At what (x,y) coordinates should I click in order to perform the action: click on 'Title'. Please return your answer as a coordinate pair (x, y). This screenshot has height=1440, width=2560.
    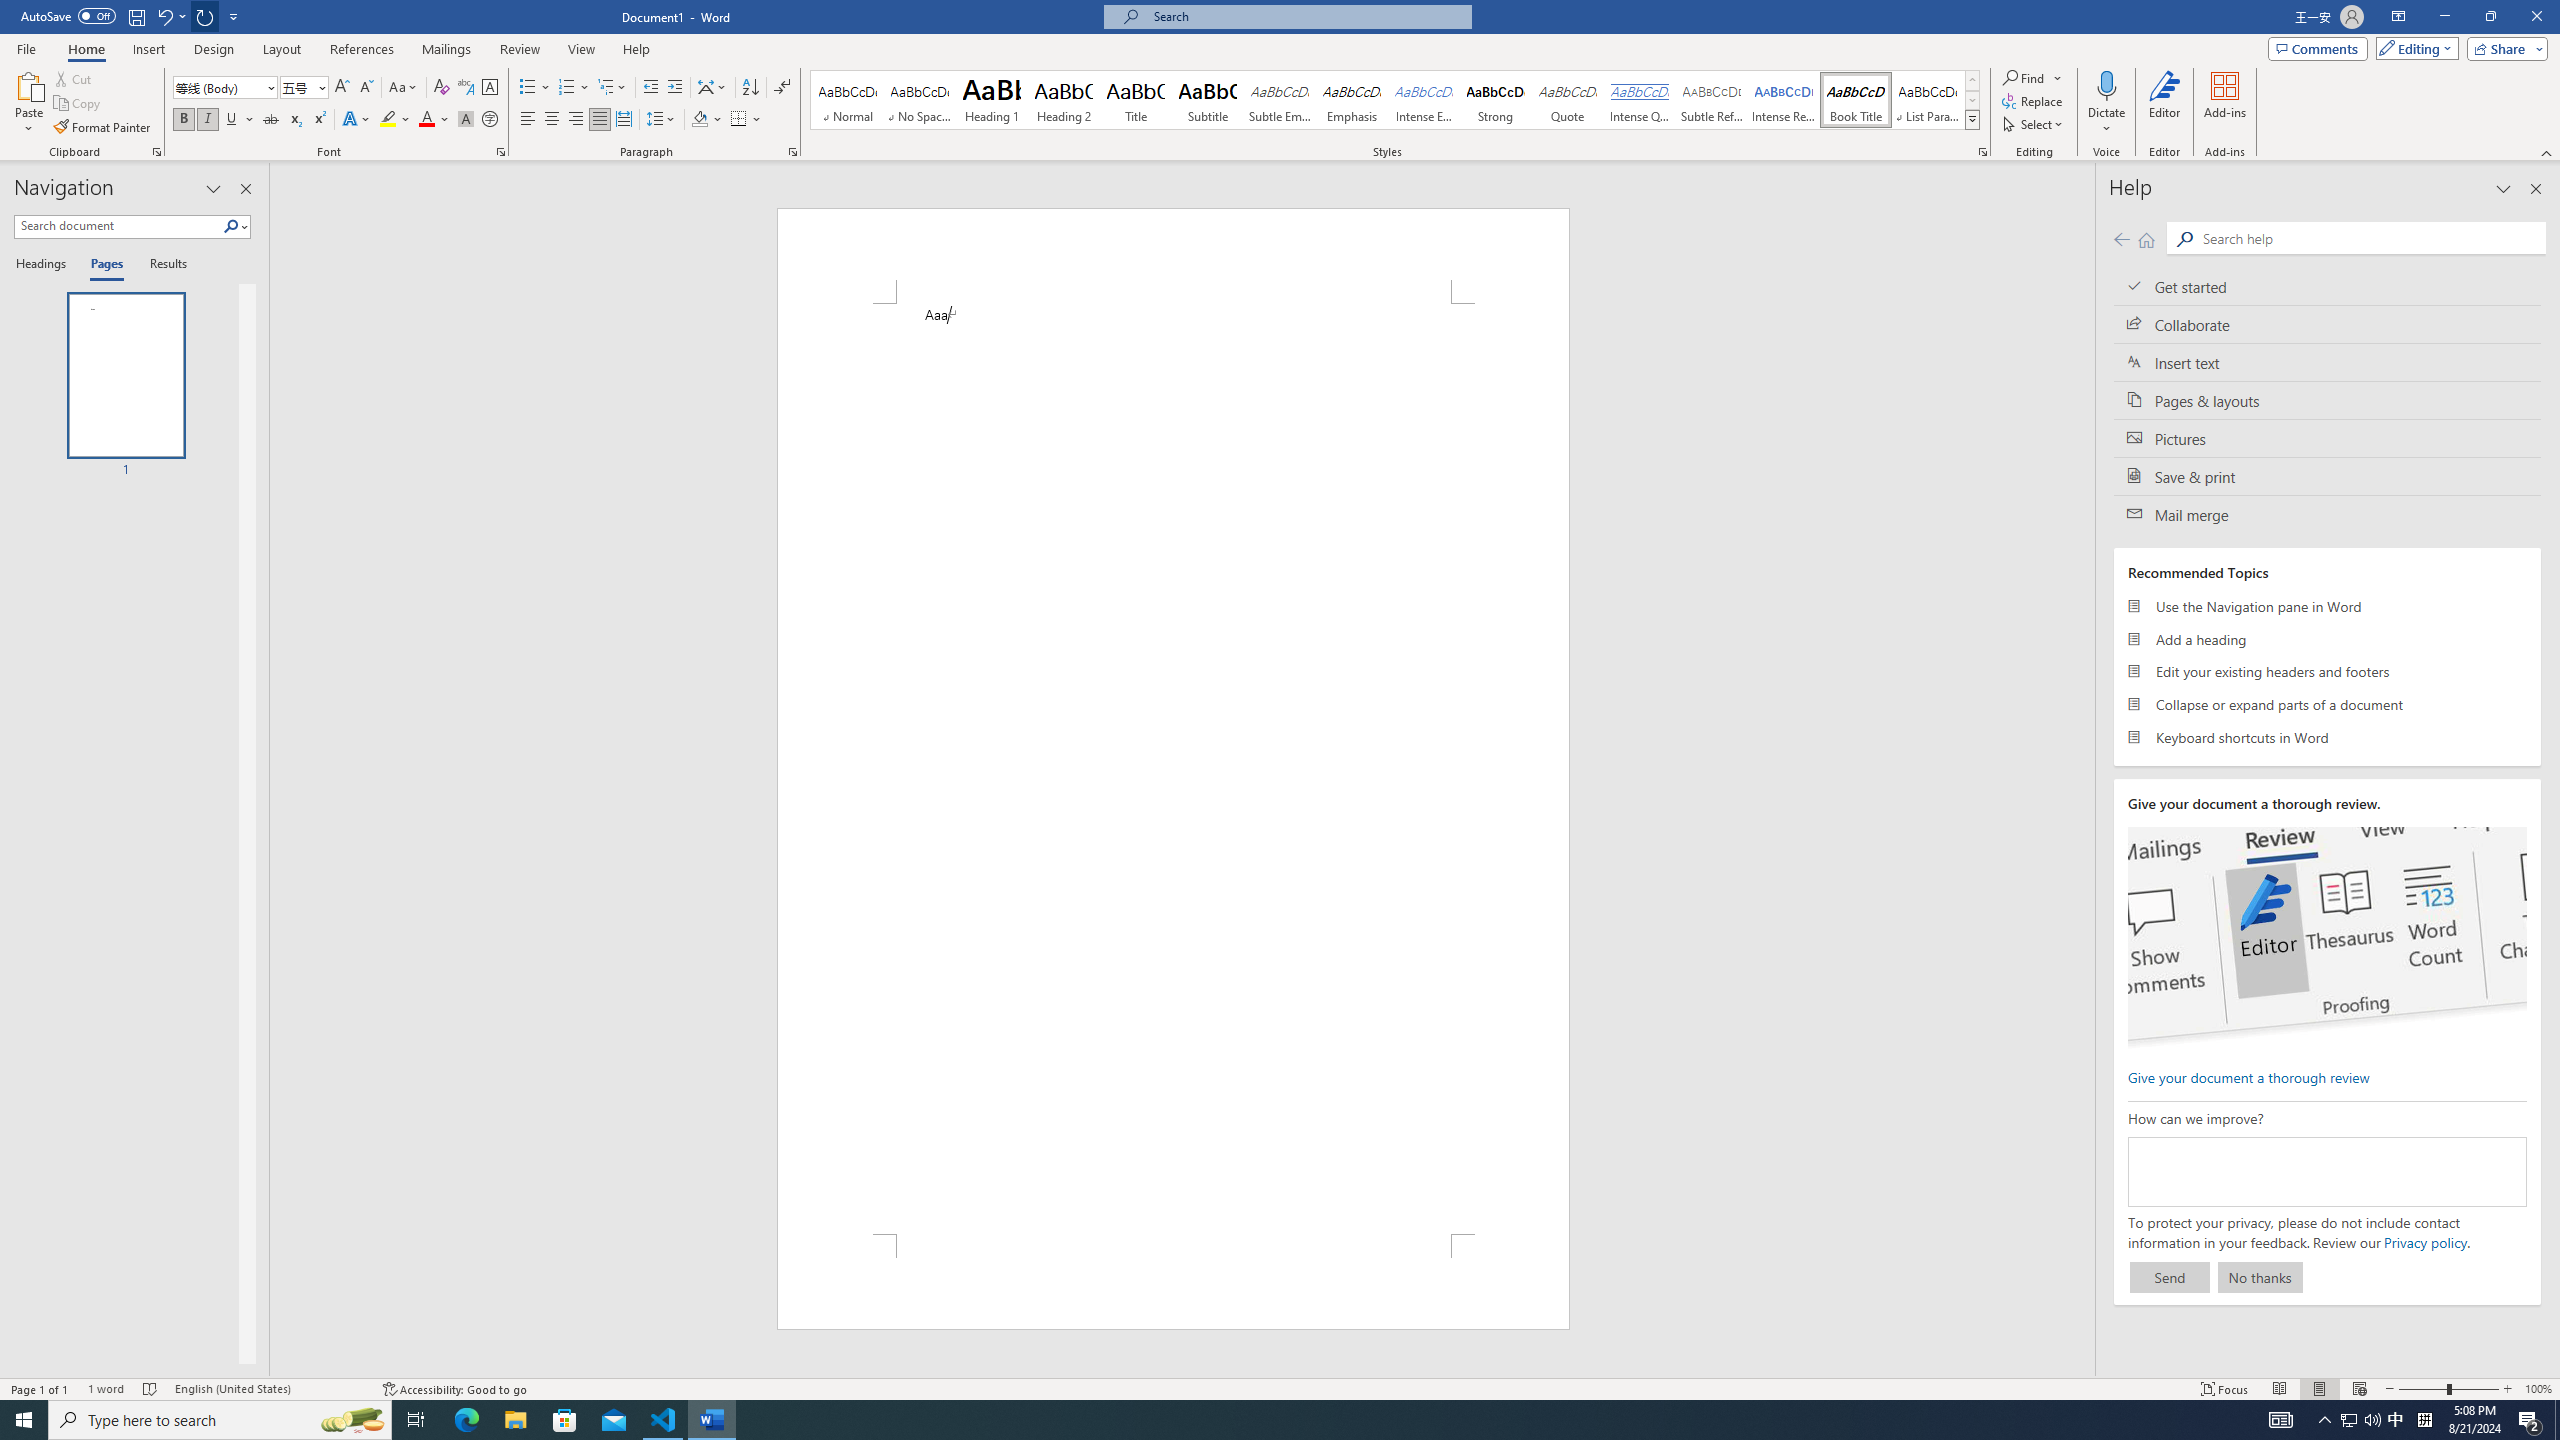
    Looking at the image, I should click on (1136, 99).